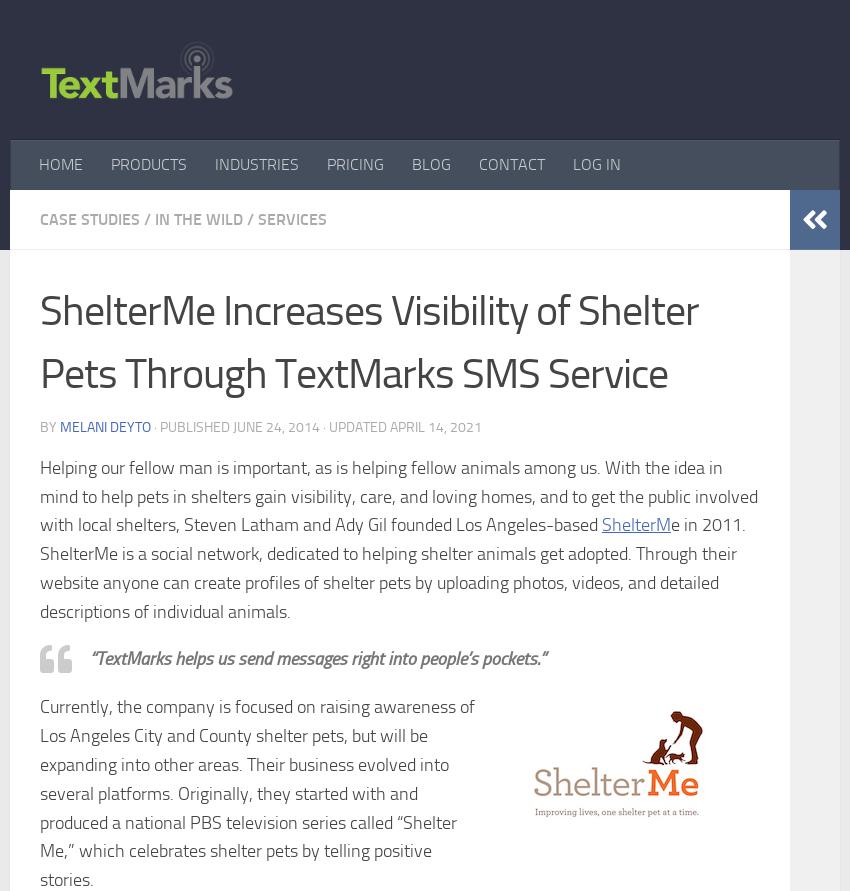 The image size is (850, 891). I want to click on 'PRODUCTS', so click(110, 162).